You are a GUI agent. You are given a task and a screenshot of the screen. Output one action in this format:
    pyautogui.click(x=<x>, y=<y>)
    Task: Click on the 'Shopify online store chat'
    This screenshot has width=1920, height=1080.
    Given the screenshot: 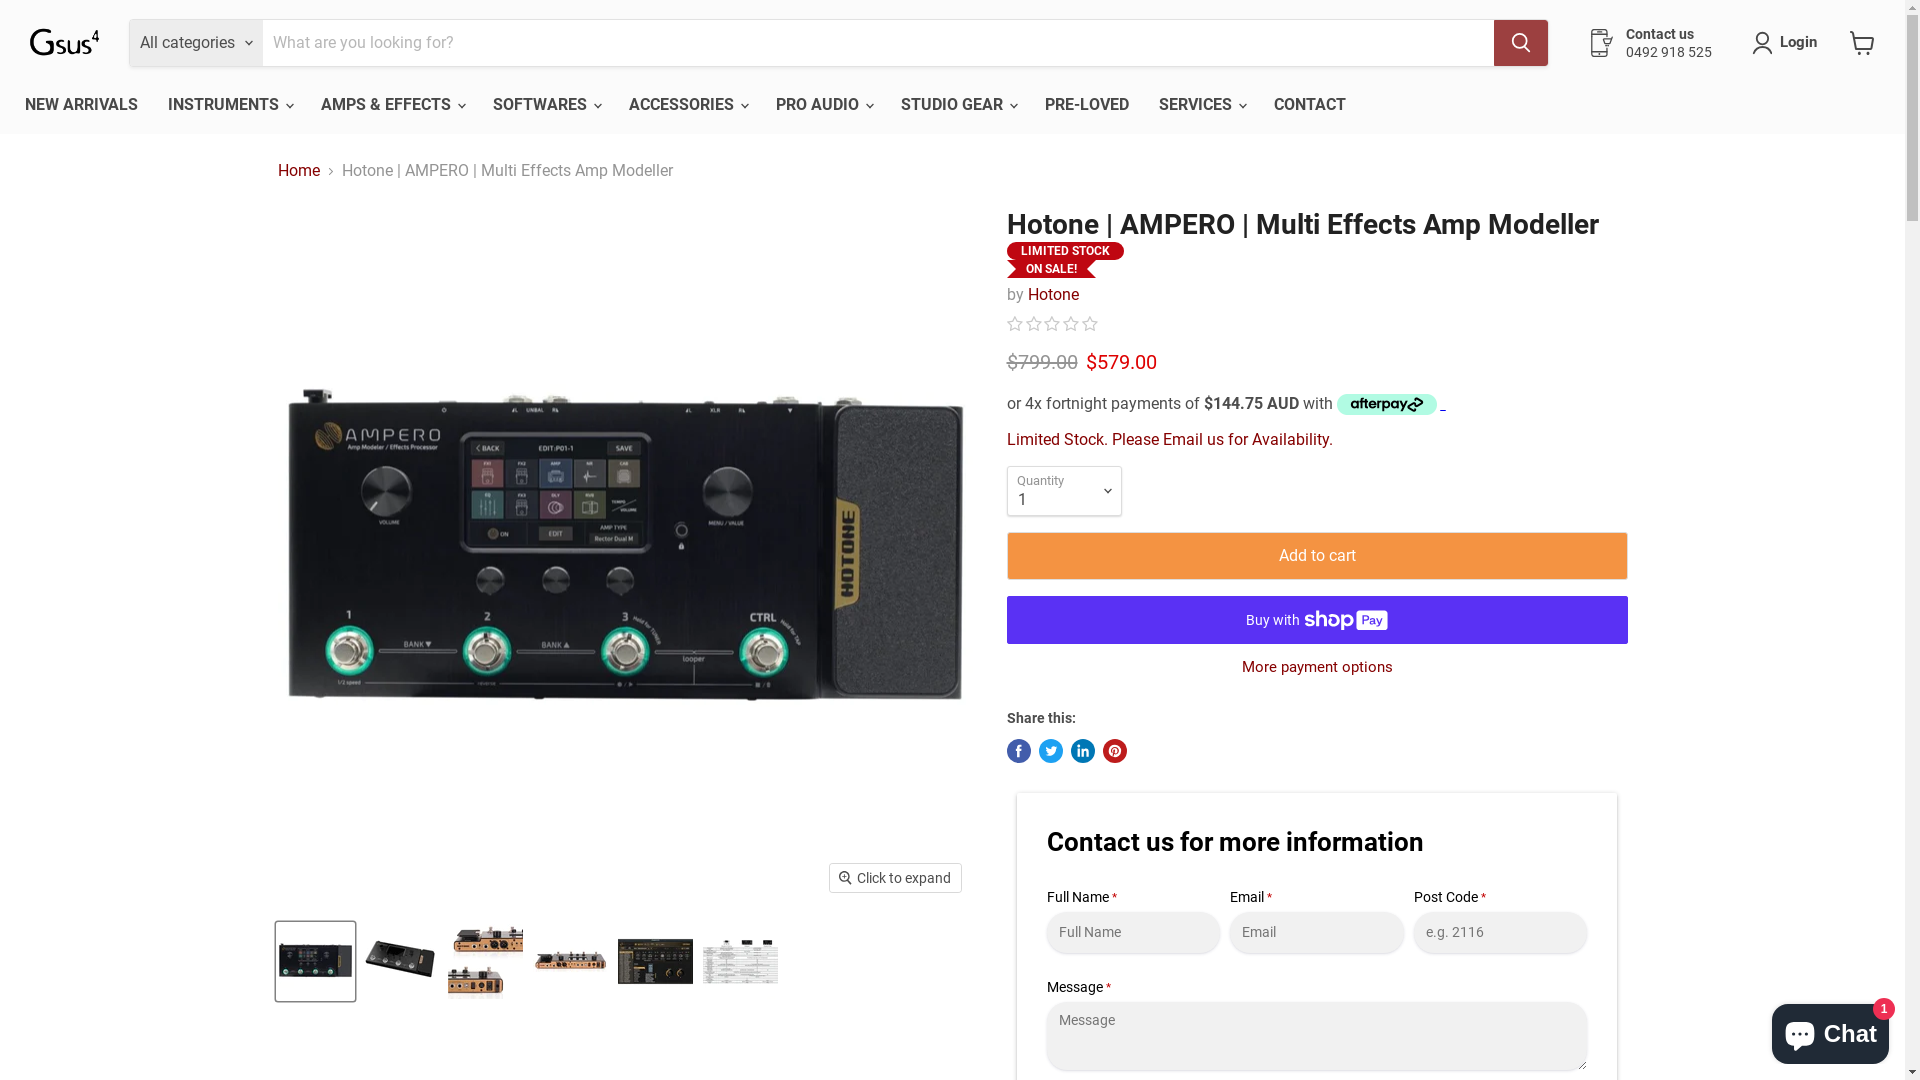 What is the action you would take?
    pyautogui.click(x=1830, y=1029)
    